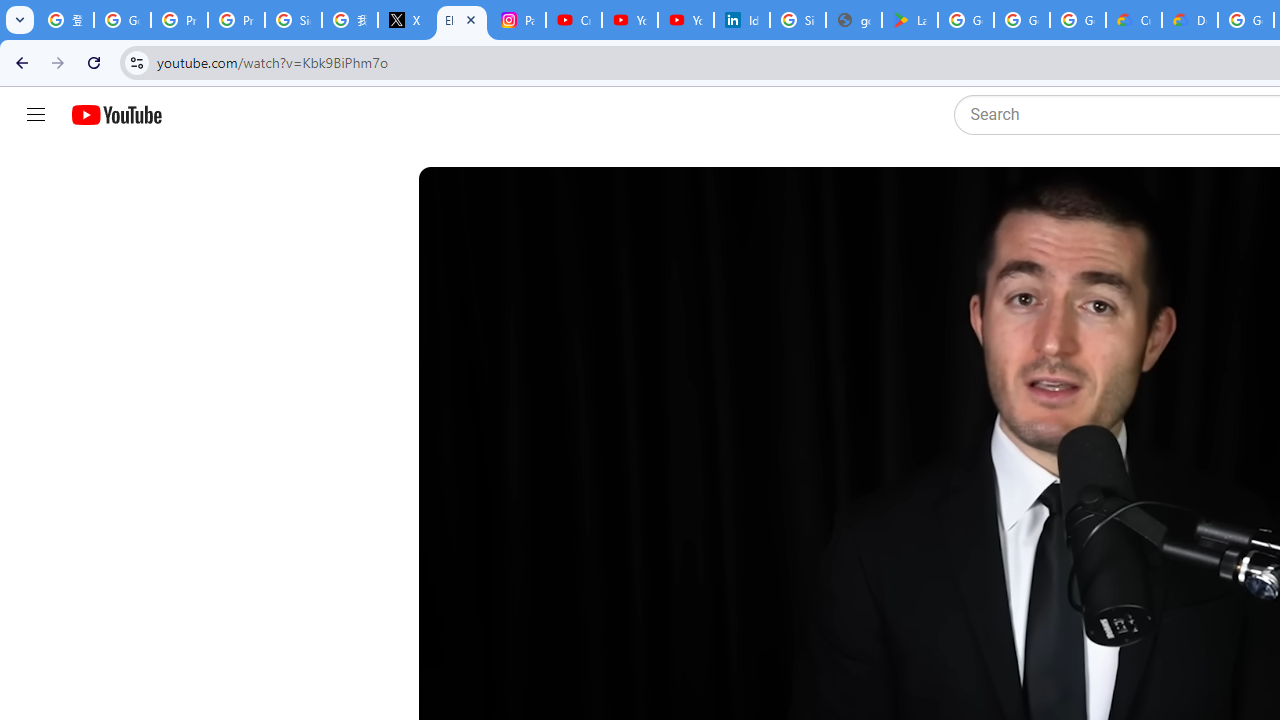  What do you see at coordinates (404, 20) in the screenshot?
I see `'X'` at bounding box center [404, 20].